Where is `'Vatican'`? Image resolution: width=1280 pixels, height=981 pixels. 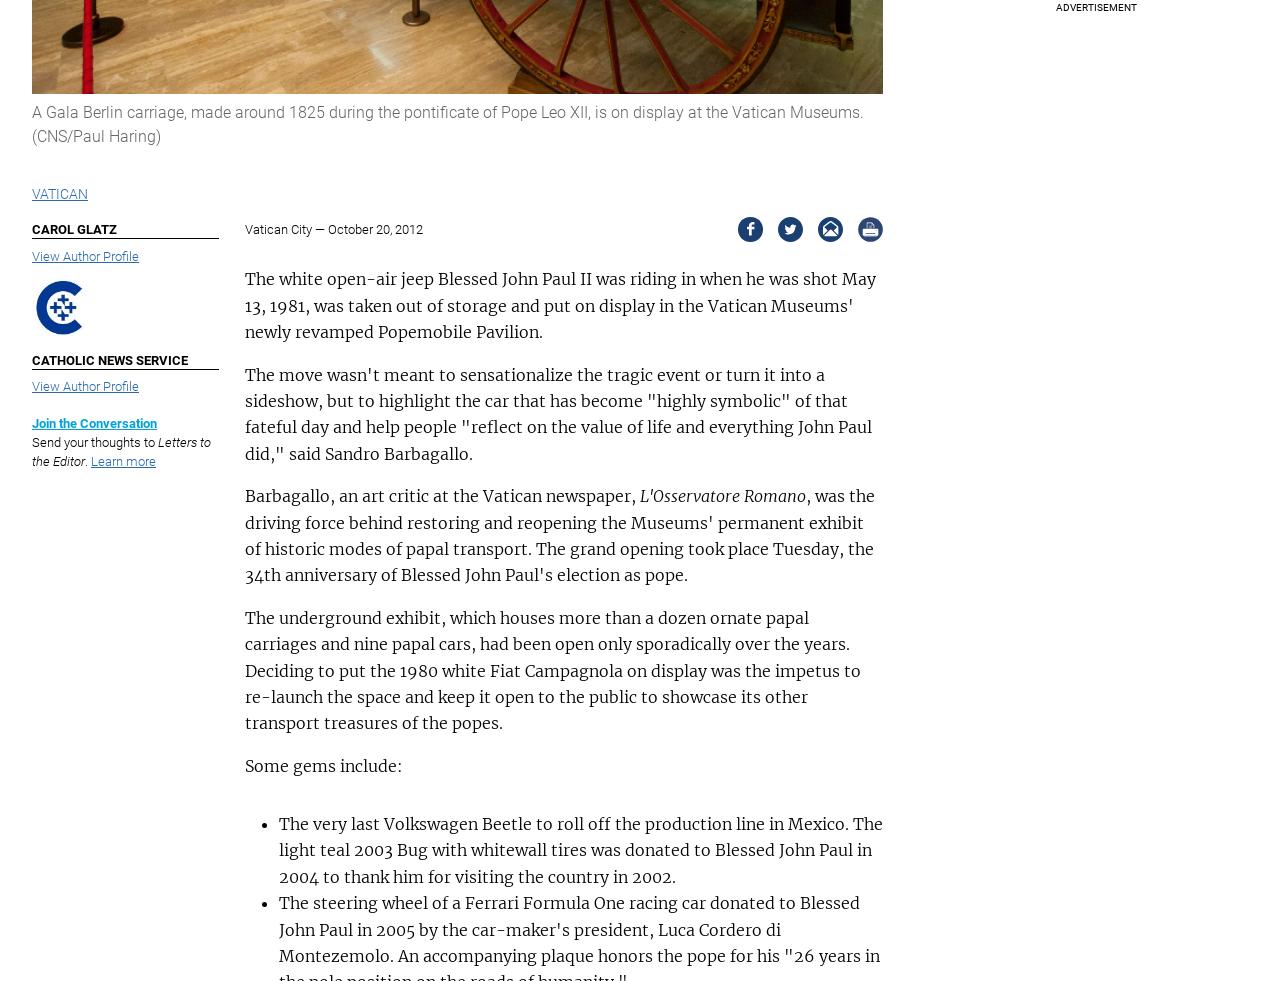
'Vatican' is located at coordinates (32, 193).